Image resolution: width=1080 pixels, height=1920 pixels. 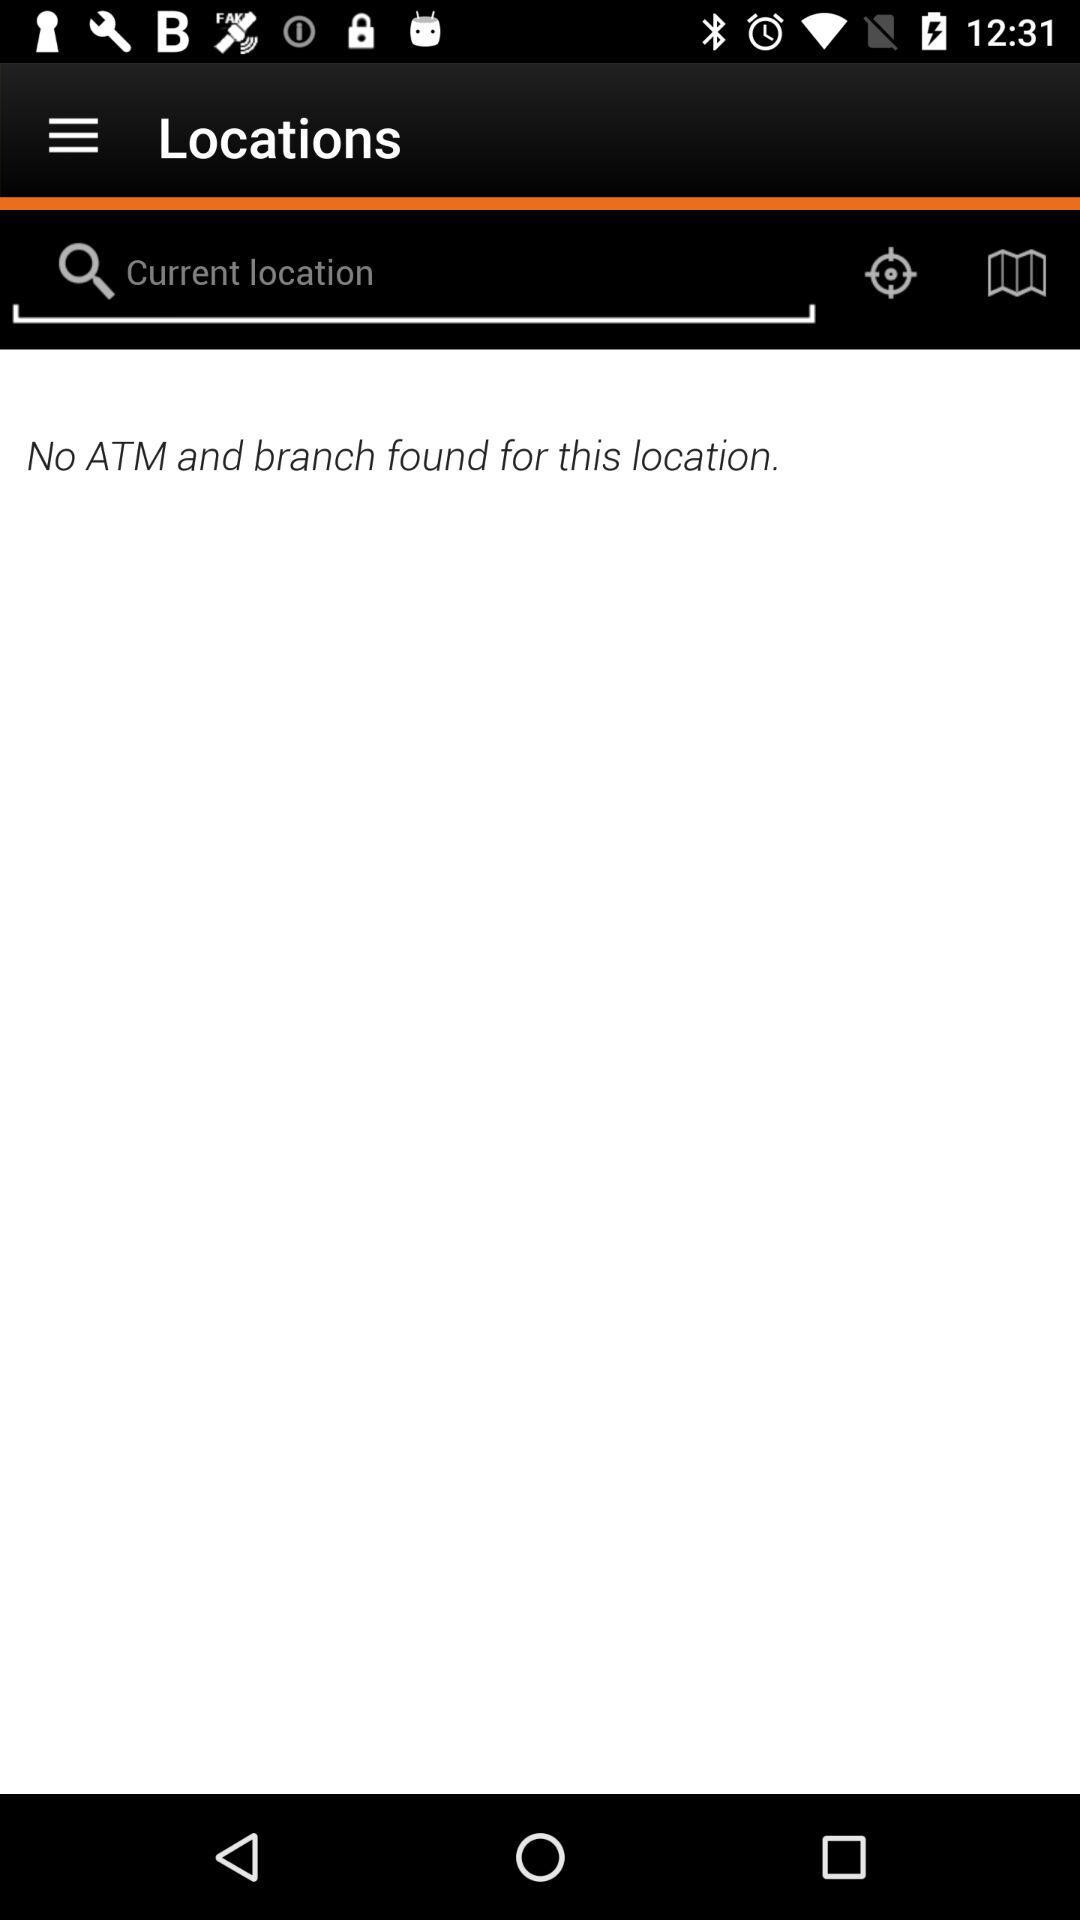 What do you see at coordinates (412, 272) in the screenshot?
I see `search location` at bounding box center [412, 272].